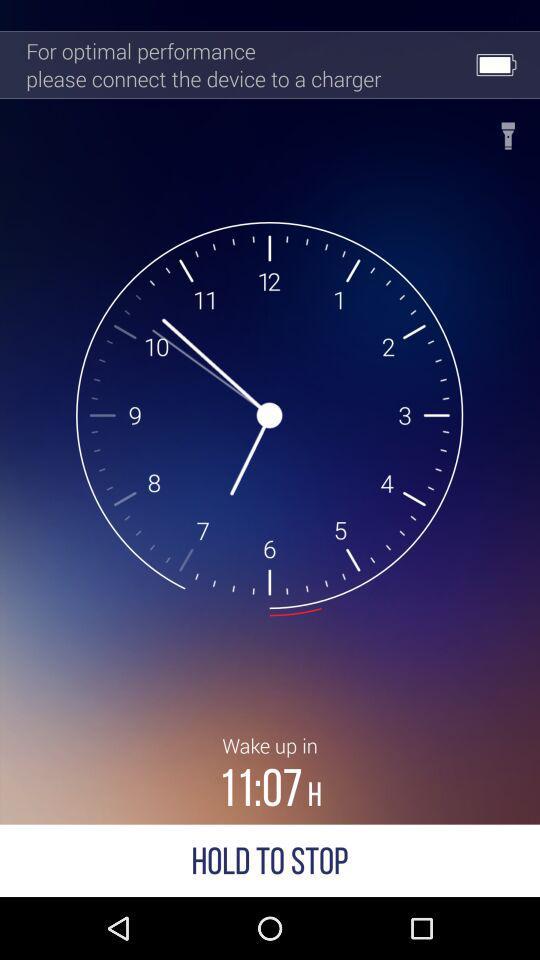  Describe the element at coordinates (508, 129) in the screenshot. I see `edit information` at that location.